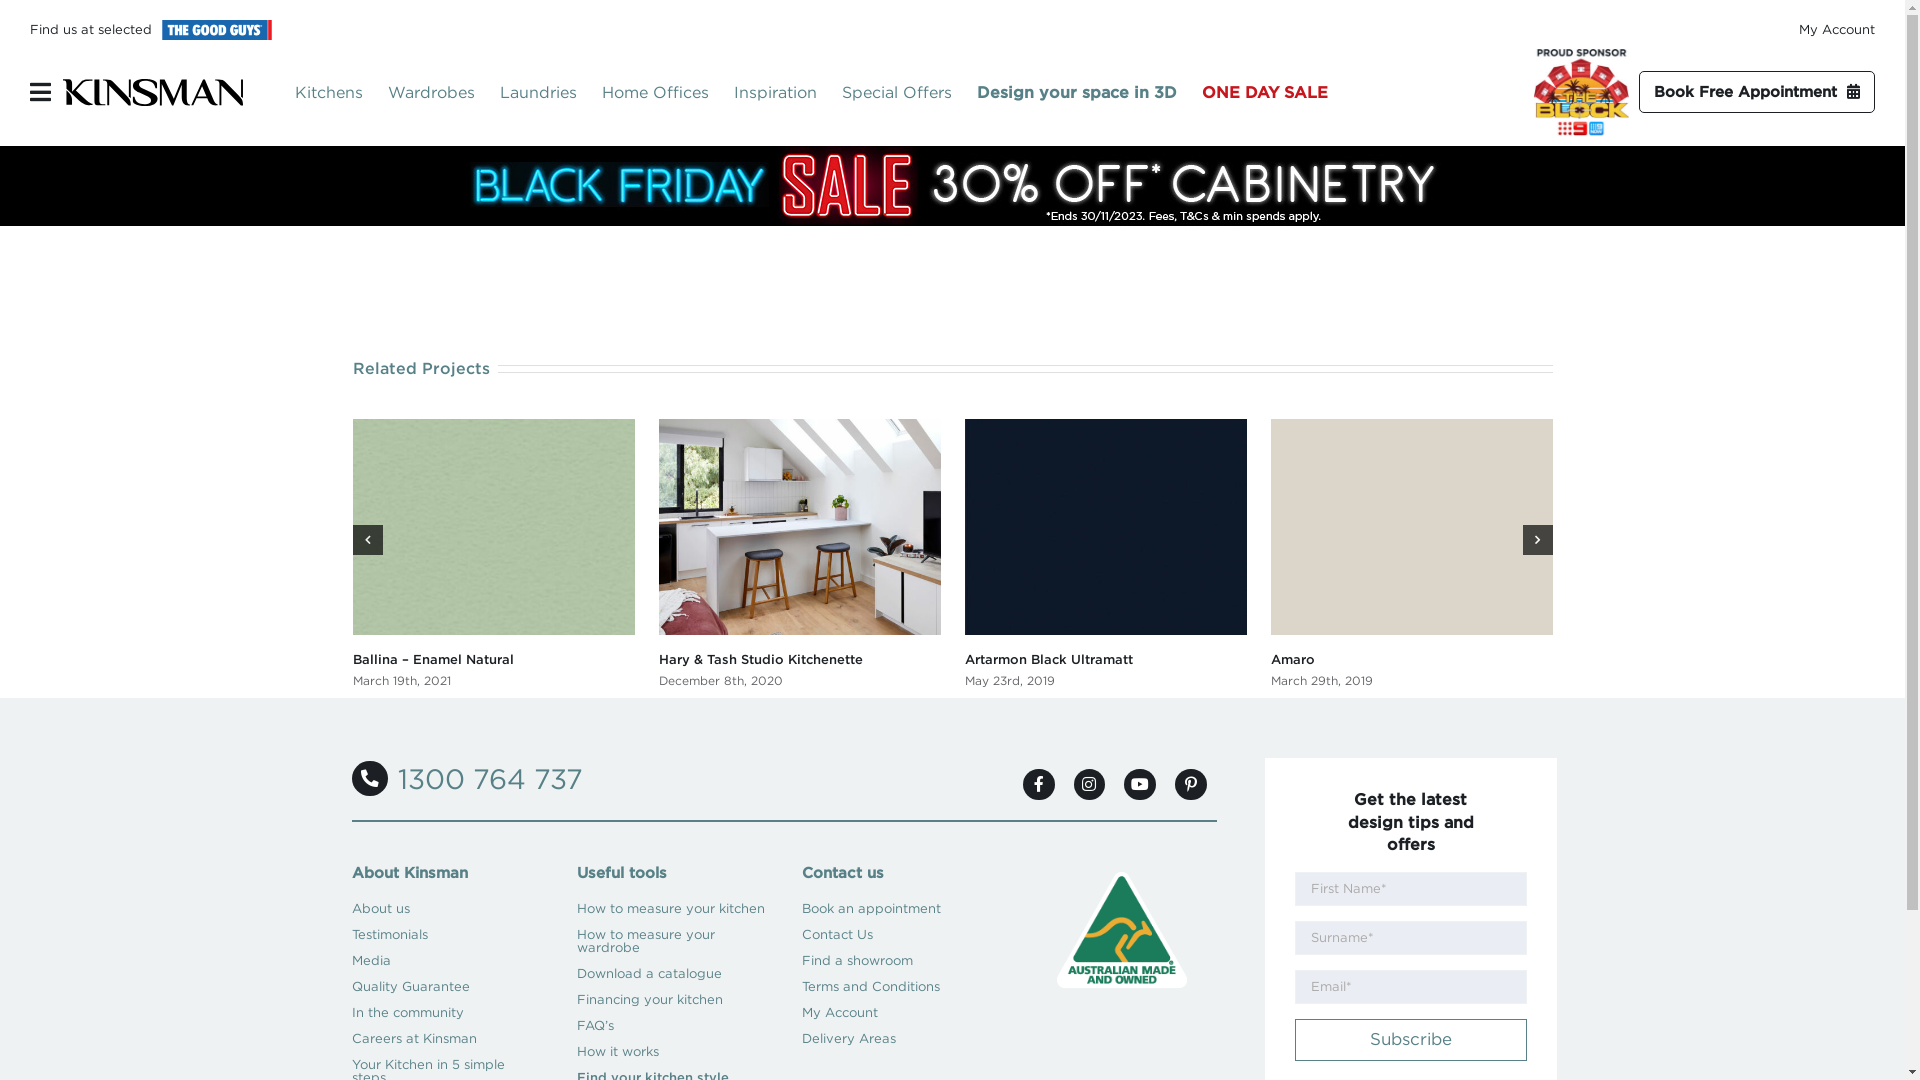  What do you see at coordinates (841, 92) in the screenshot?
I see `'Special Offers'` at bounding box center [841, 92].